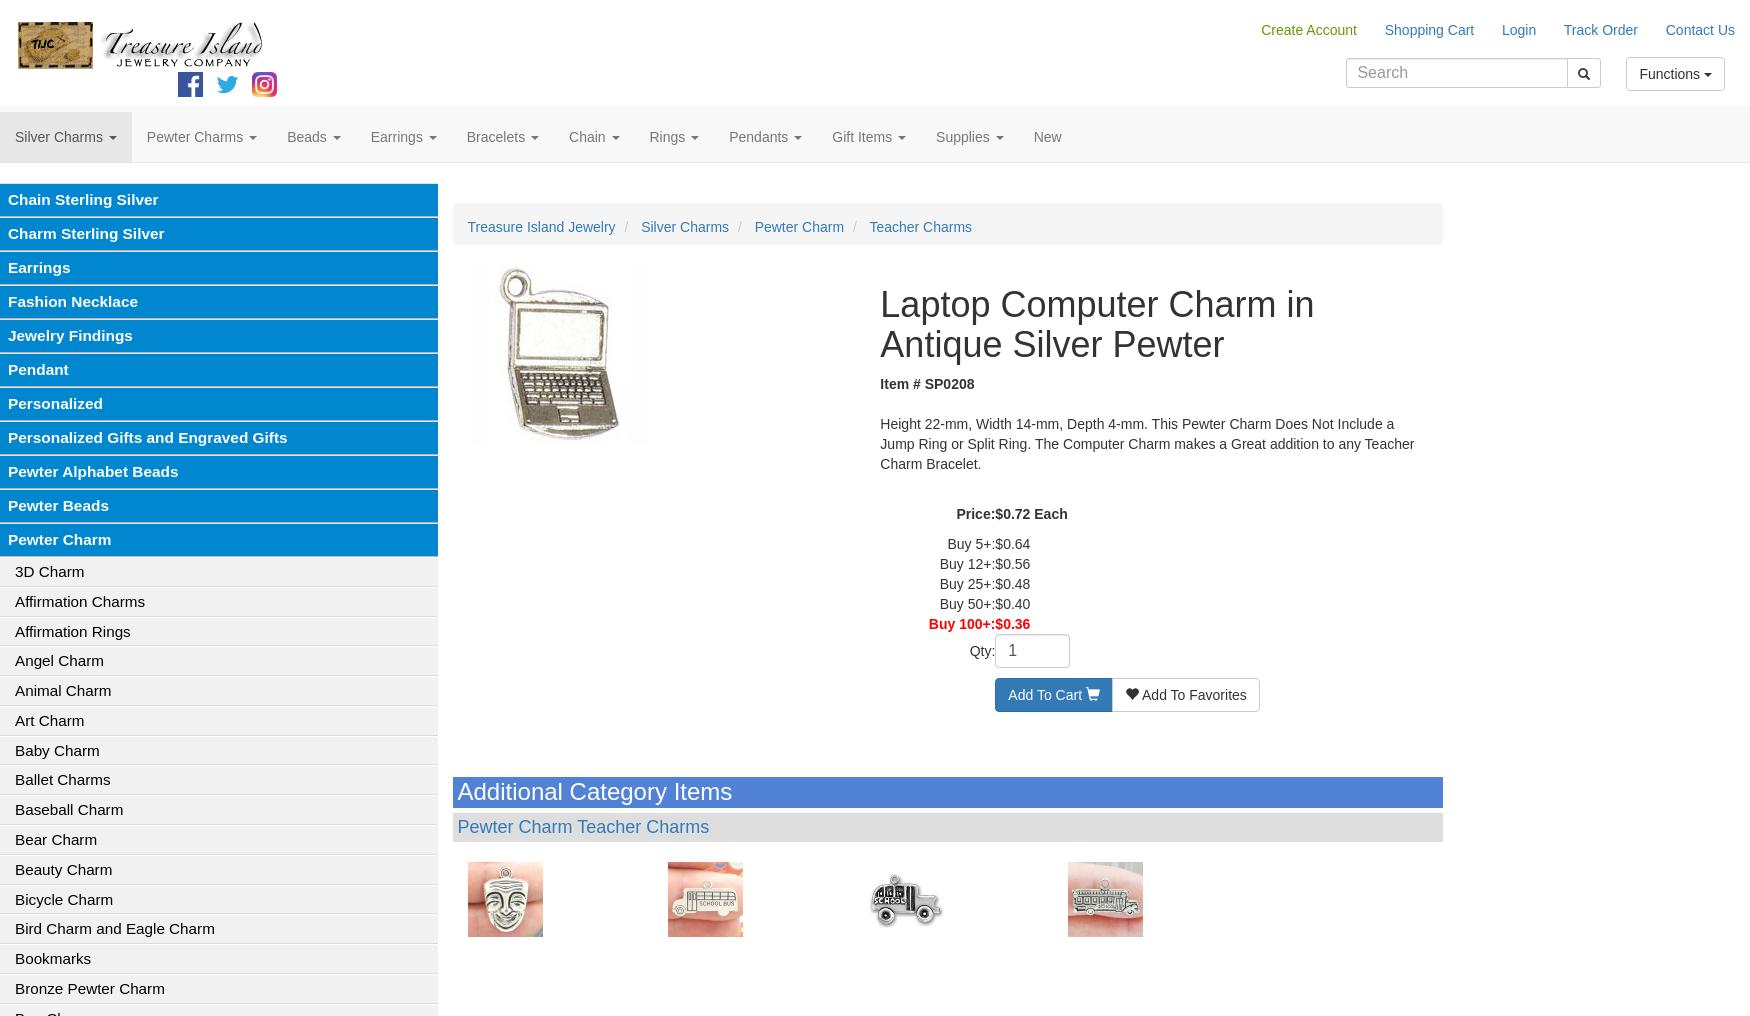 The height and width of the screenshot is (1016, 1750). Describe the element at coordinates (925, 383) in the screenshot. I see `'Item # SP0208'` at that location.